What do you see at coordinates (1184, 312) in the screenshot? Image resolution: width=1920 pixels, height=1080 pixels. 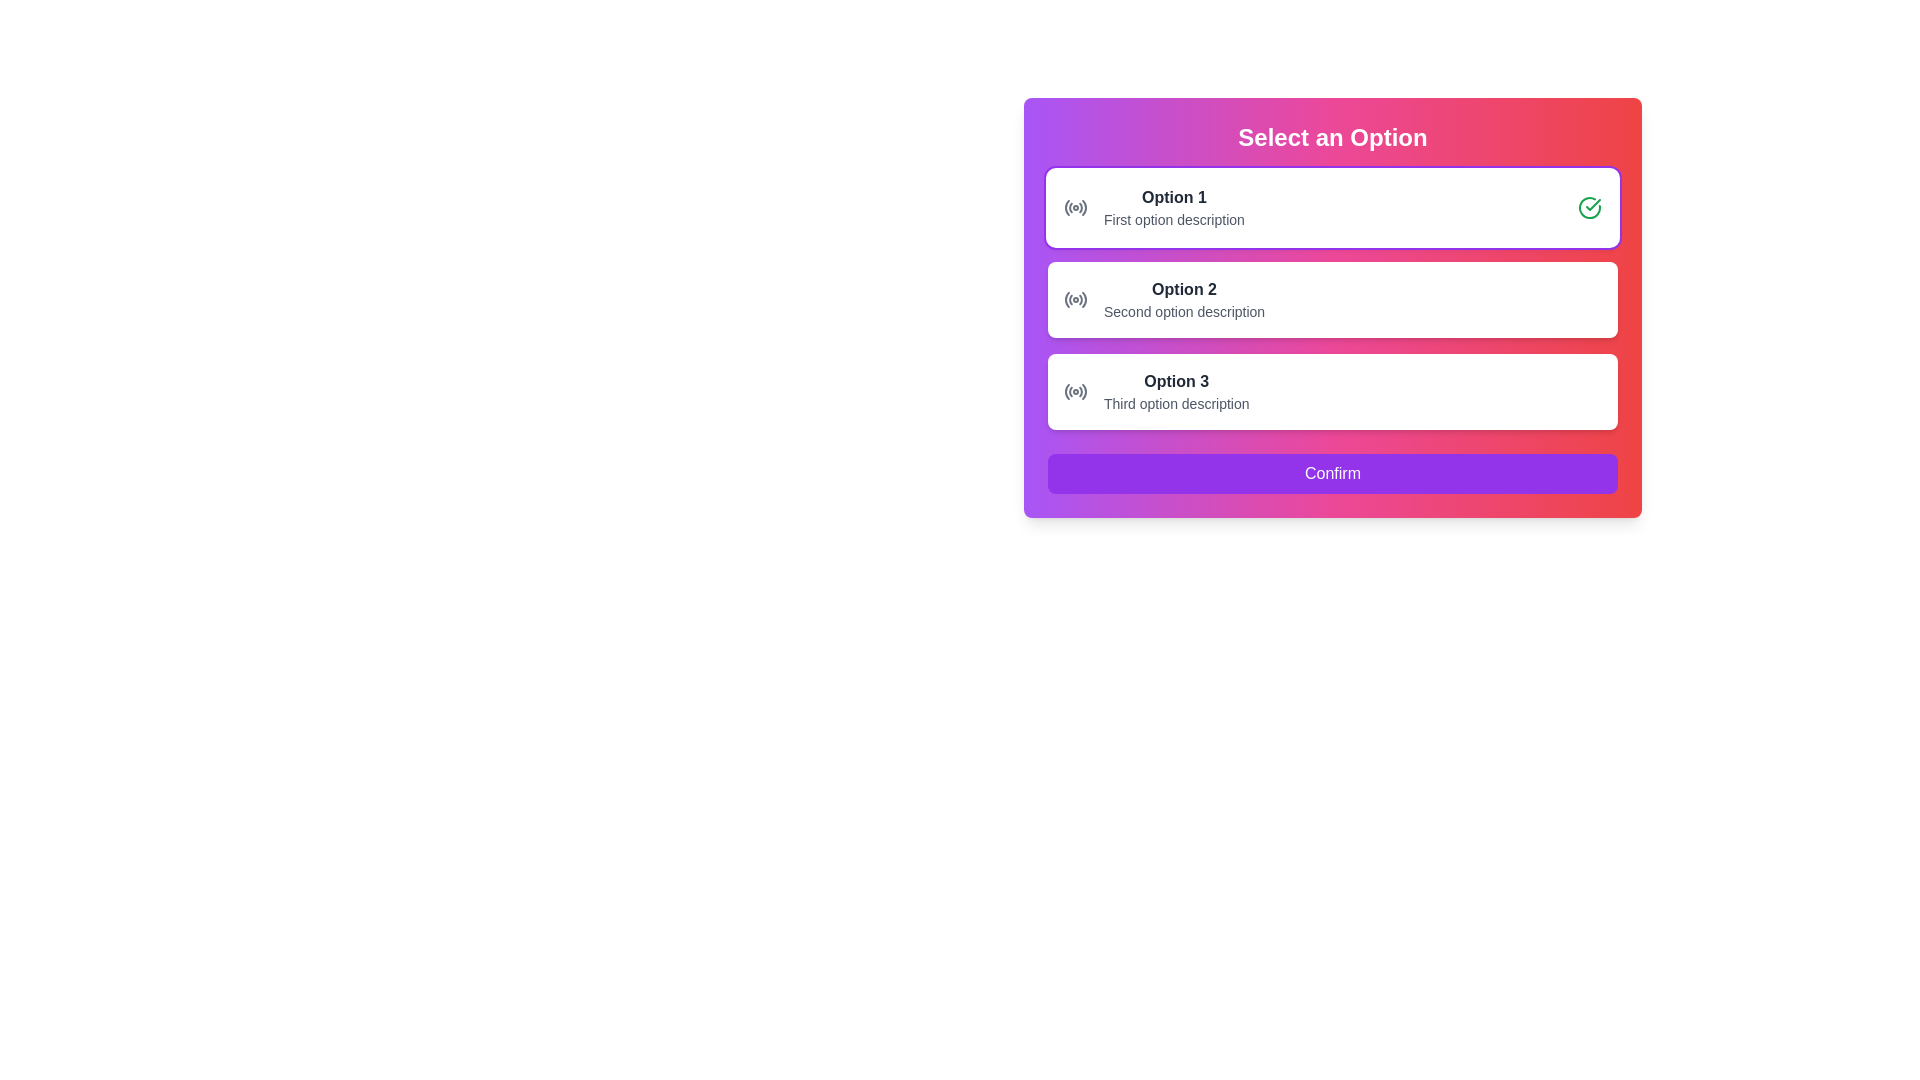 I see `the light-gray text label located below the 'Option 2' label in the second section of the selectable options list` at bounding box center [1184, 312].